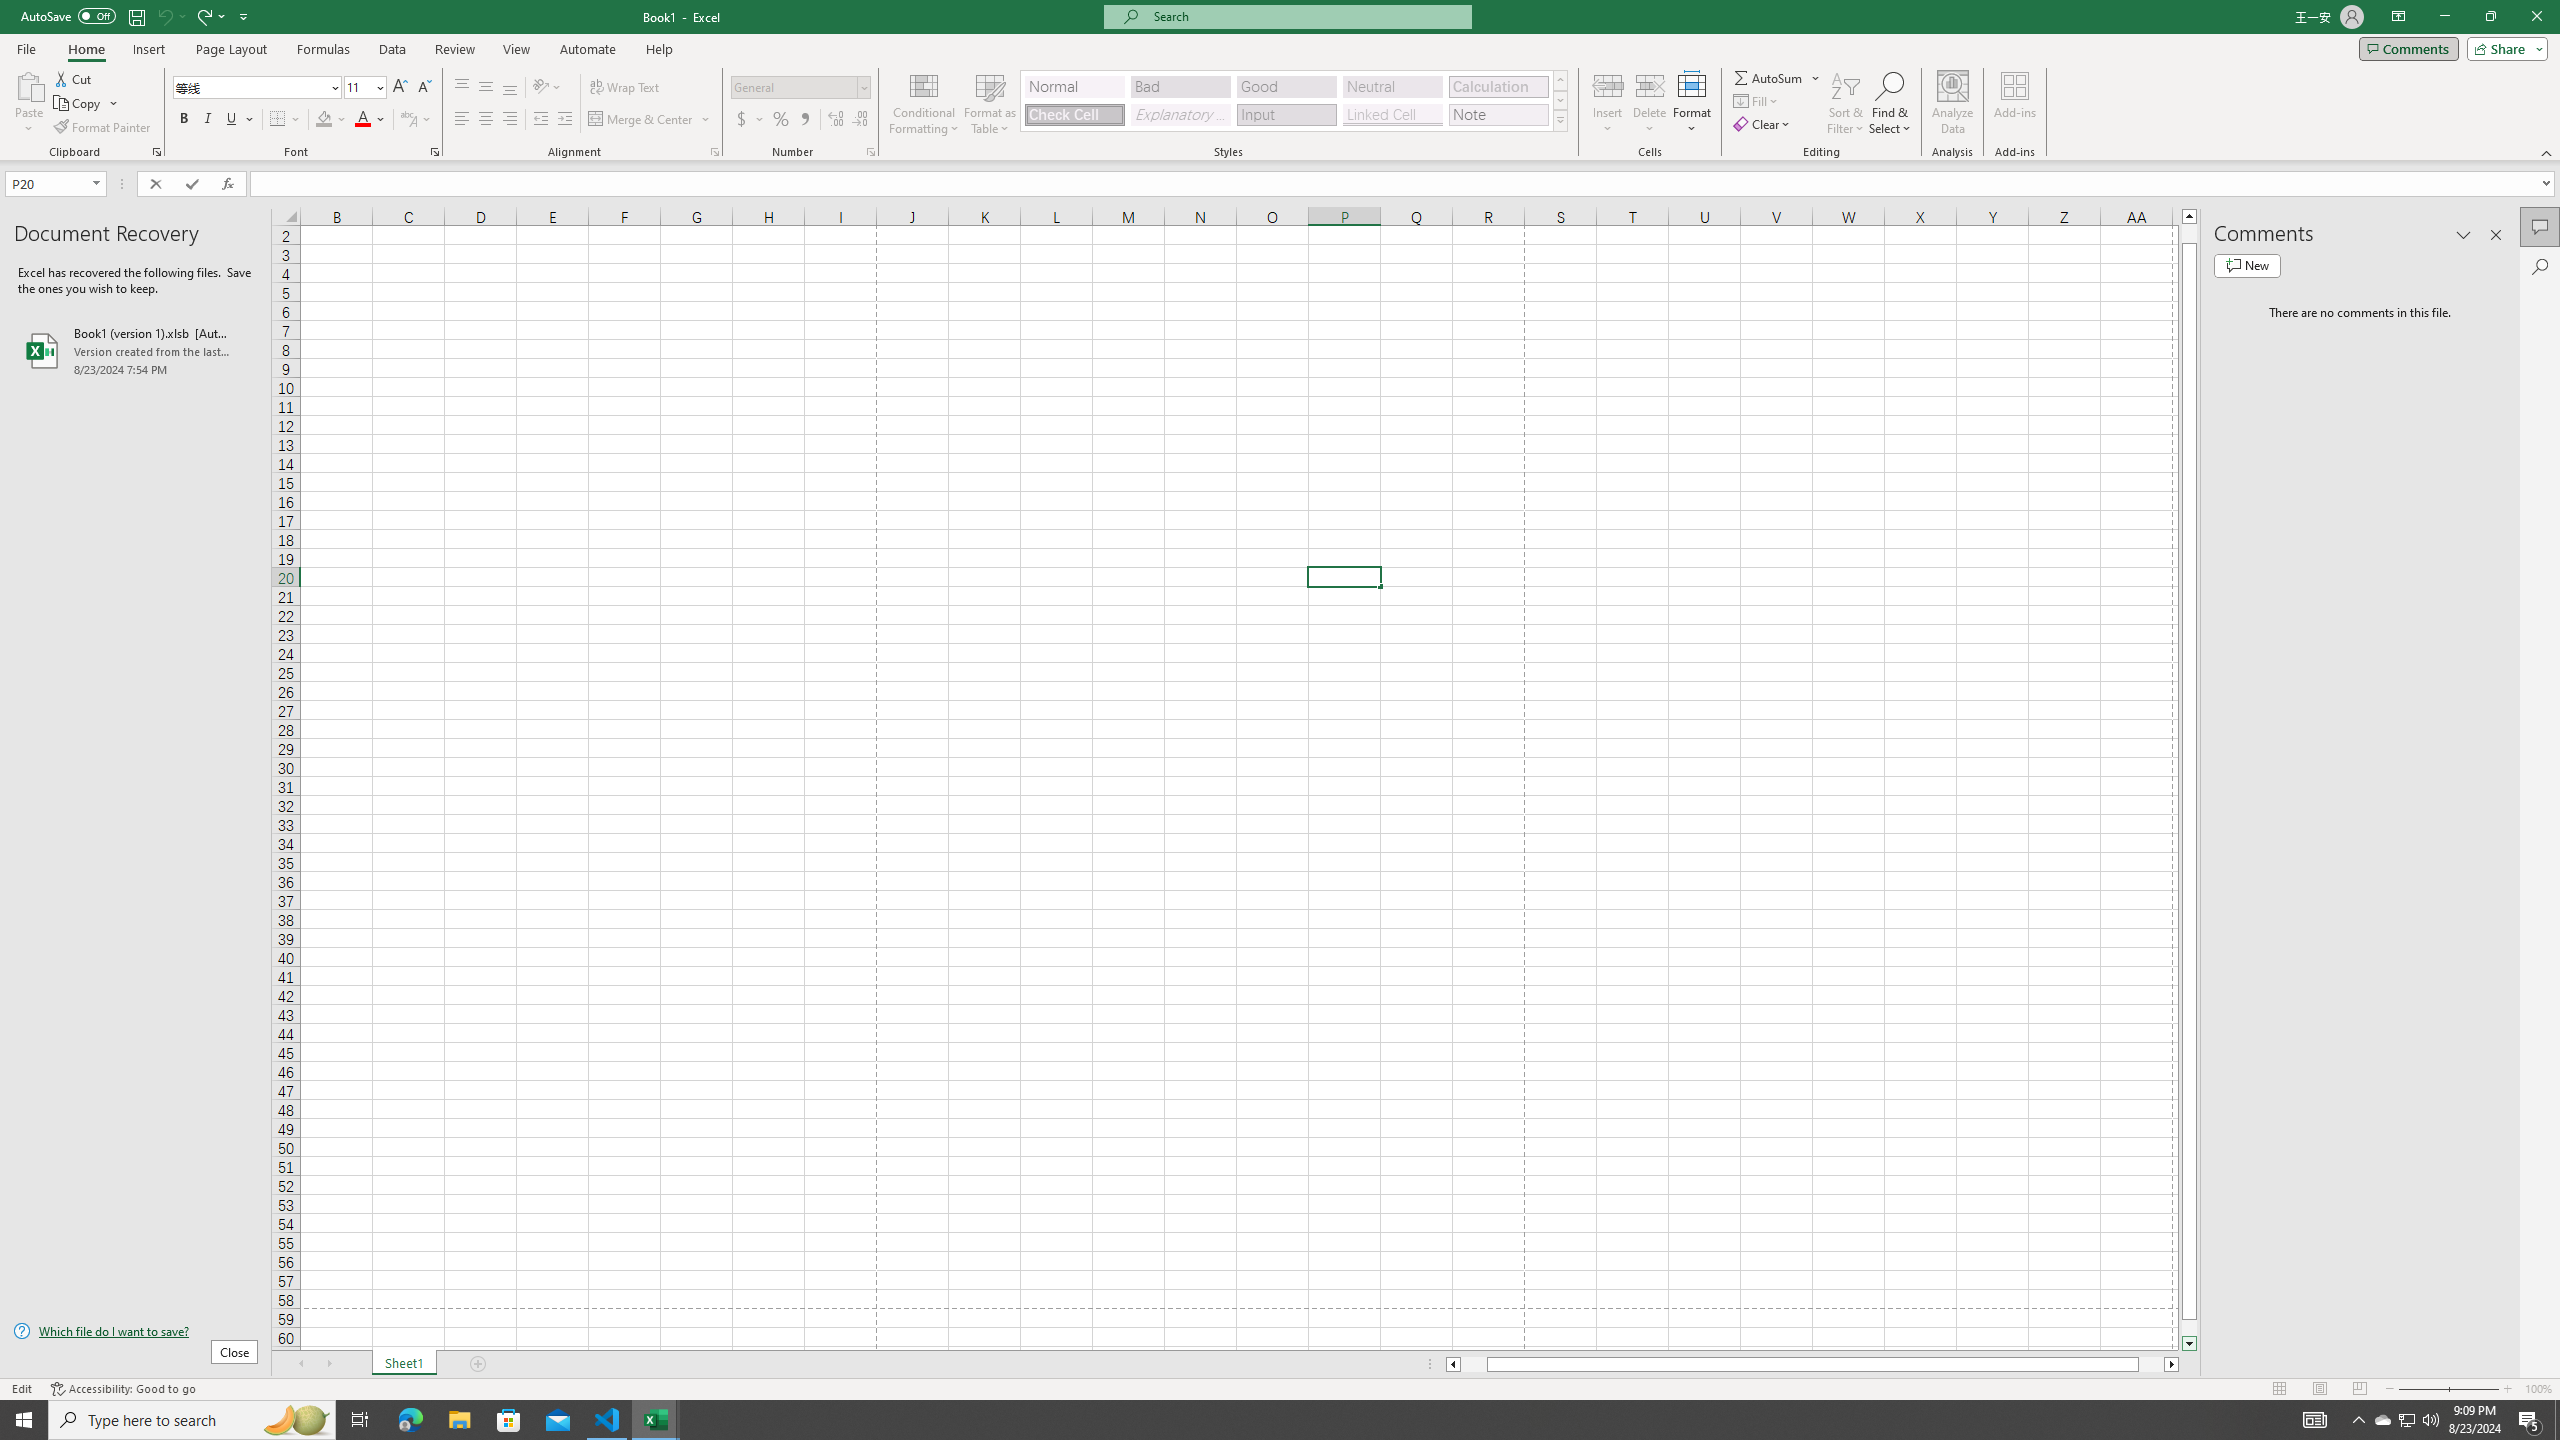  Describe the element at coordinates (1560, 119) in the screenshot. I see `'Cell Styles'` at that location.